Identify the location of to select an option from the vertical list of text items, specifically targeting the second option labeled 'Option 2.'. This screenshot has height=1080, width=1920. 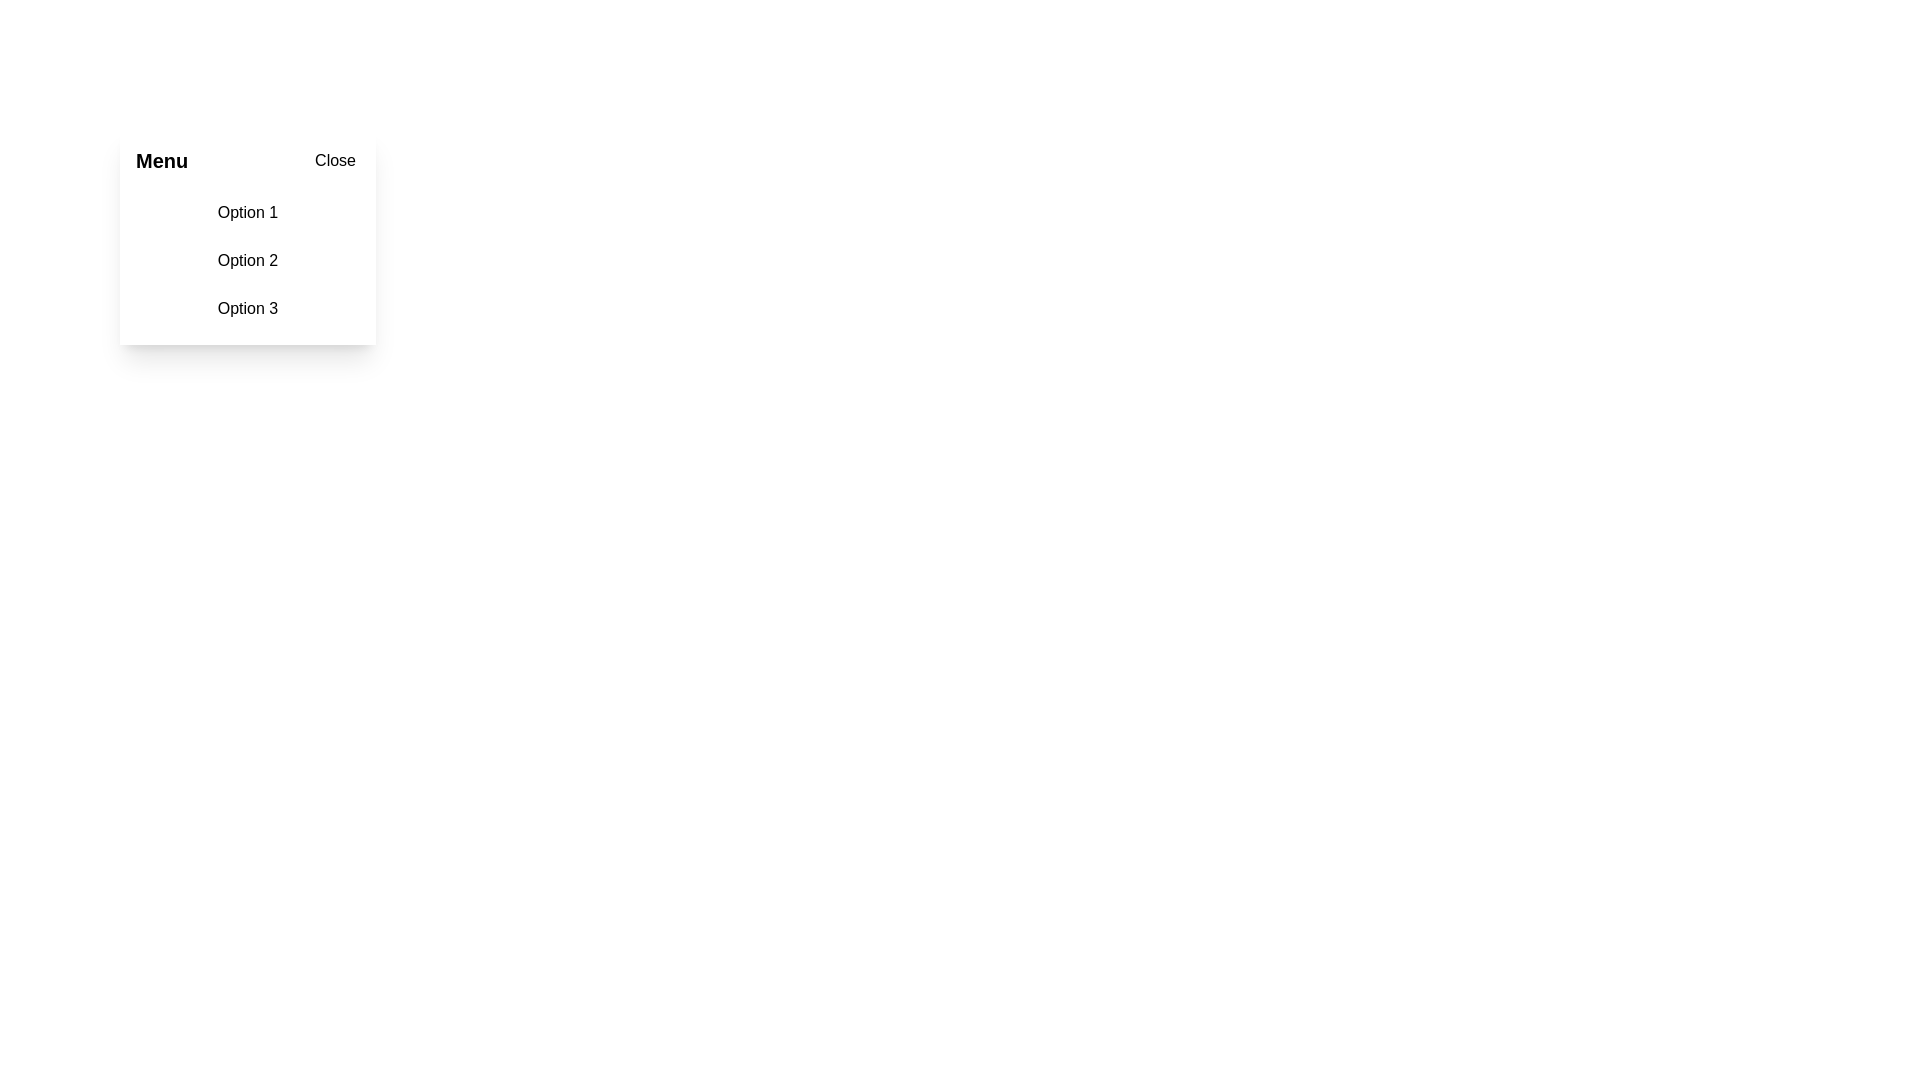
(247, 260).